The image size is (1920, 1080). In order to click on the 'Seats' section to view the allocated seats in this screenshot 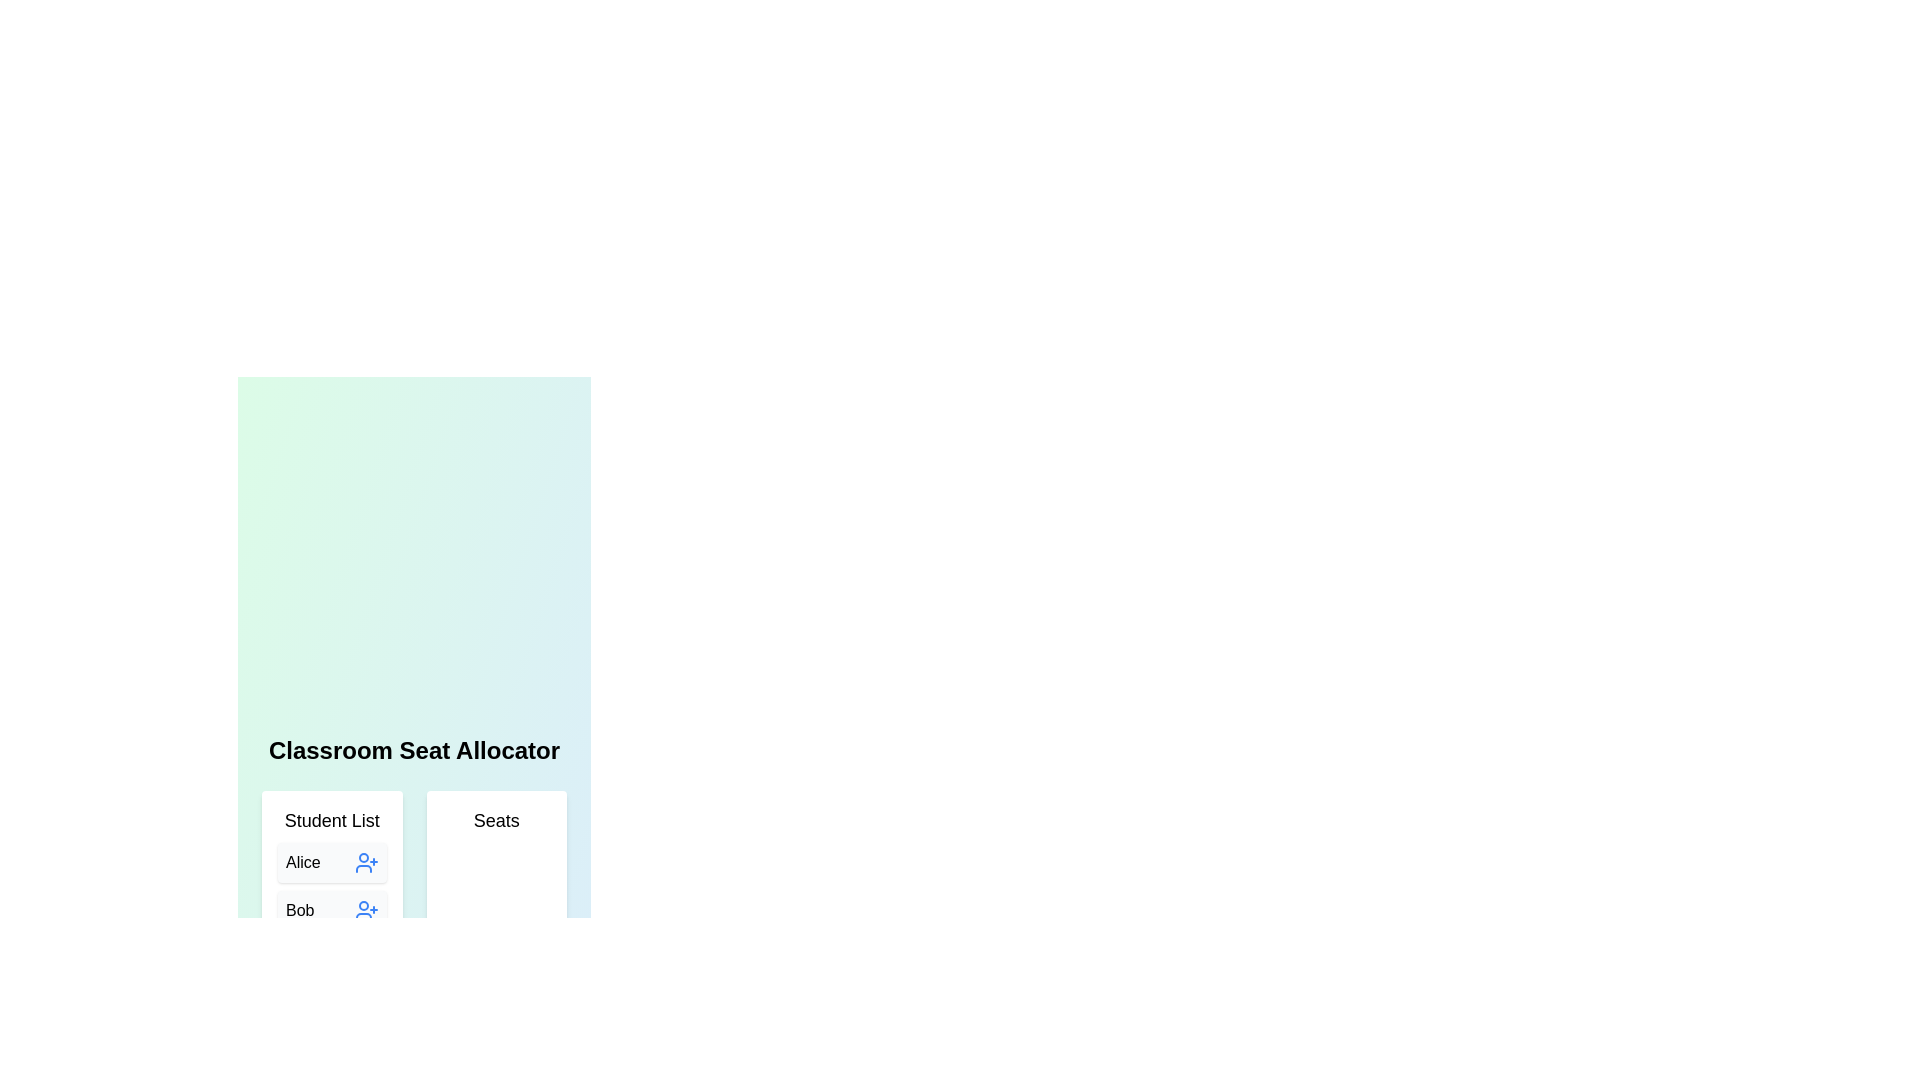, I will do `click(496, 945)`.